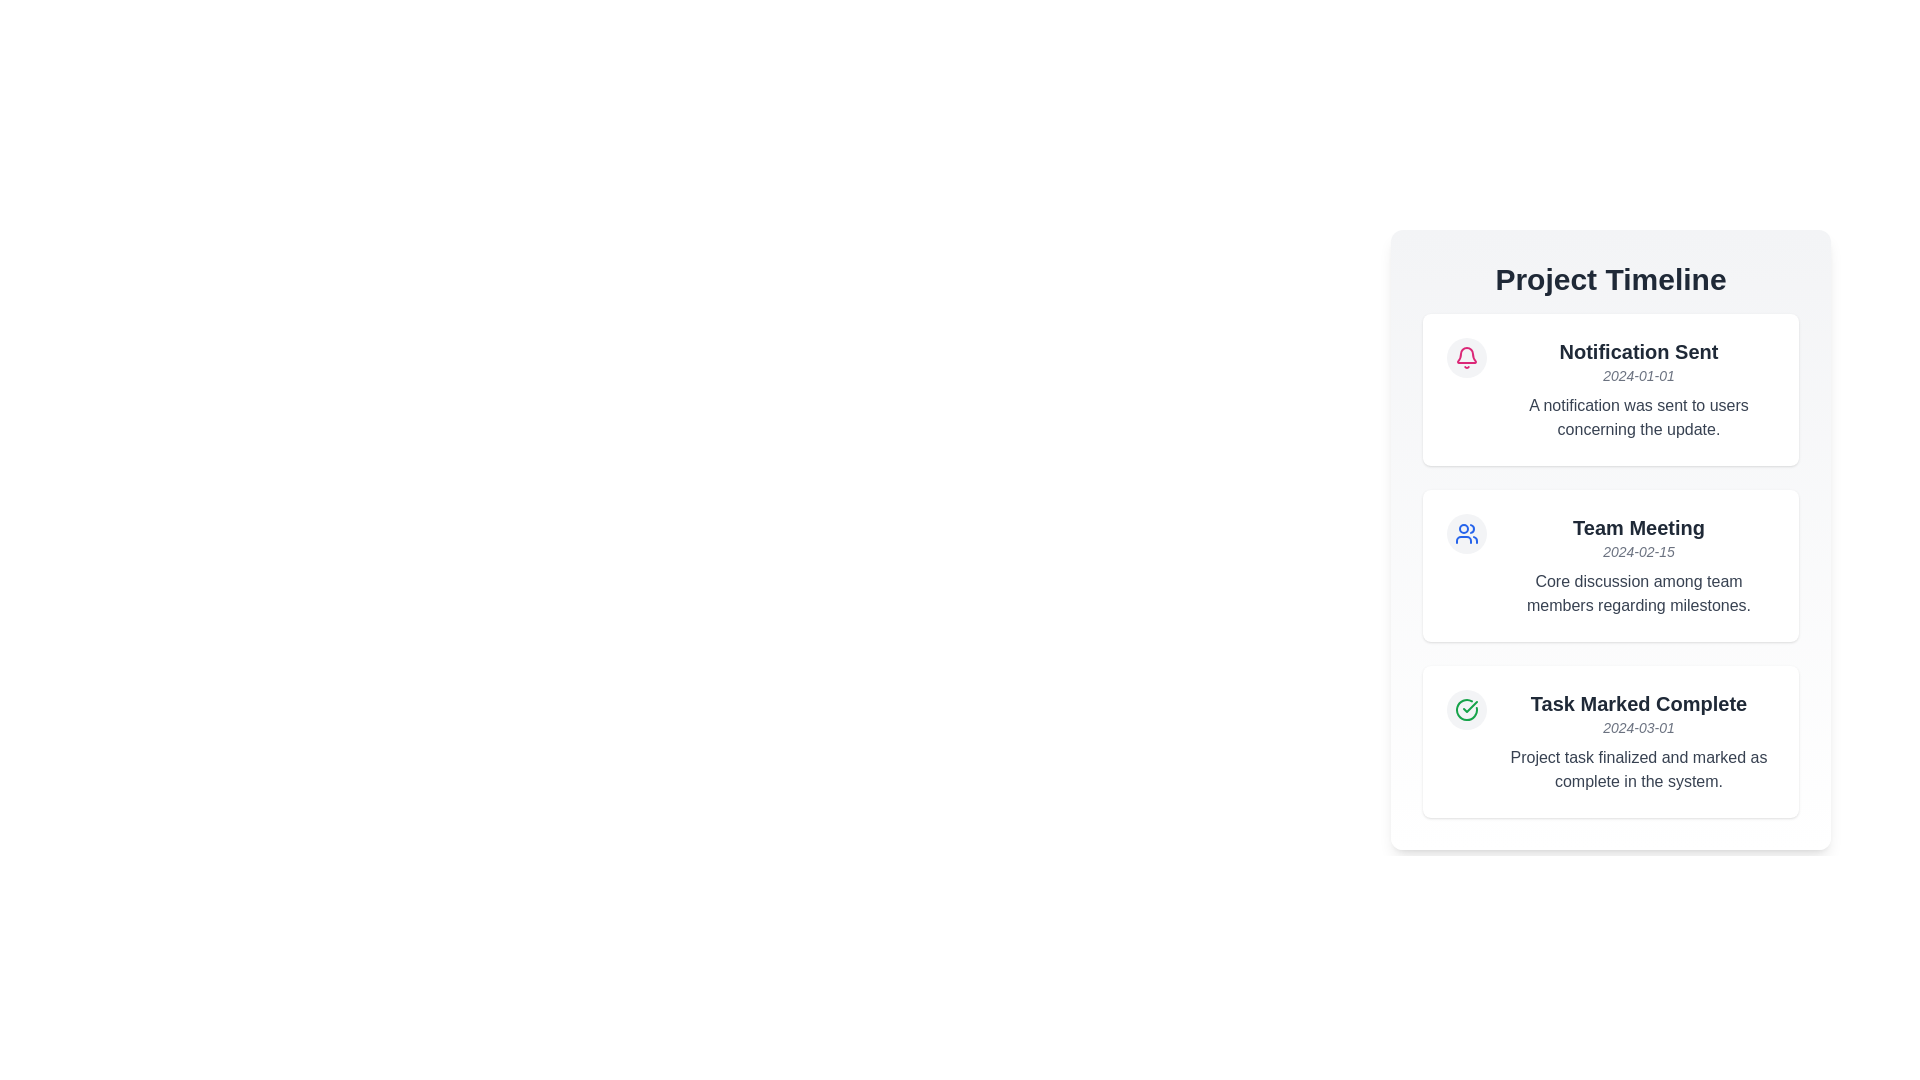 The height and width of the screenshot is (1080, 1920). What do you see at coordinates (1638, 551) in the screenshot?
I see `the text element indicating the date of the team meeting, which is located beneath the 'Team Meeting' title` at bounding box center [1638, 551].